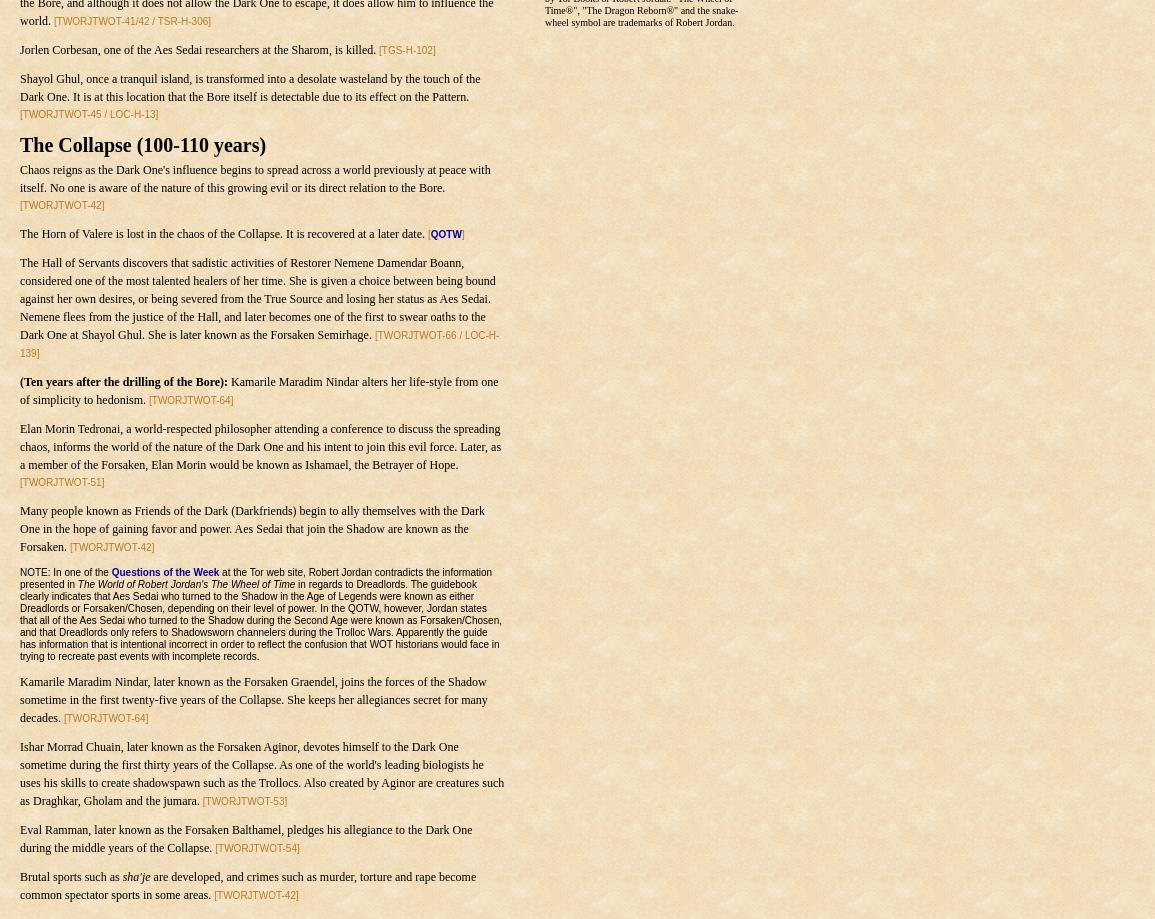  Describe the element at coordinates (89, 113) in the screenshot. I see `'[TWORJTWOT-45 / LOC-H-13]'` at that location.